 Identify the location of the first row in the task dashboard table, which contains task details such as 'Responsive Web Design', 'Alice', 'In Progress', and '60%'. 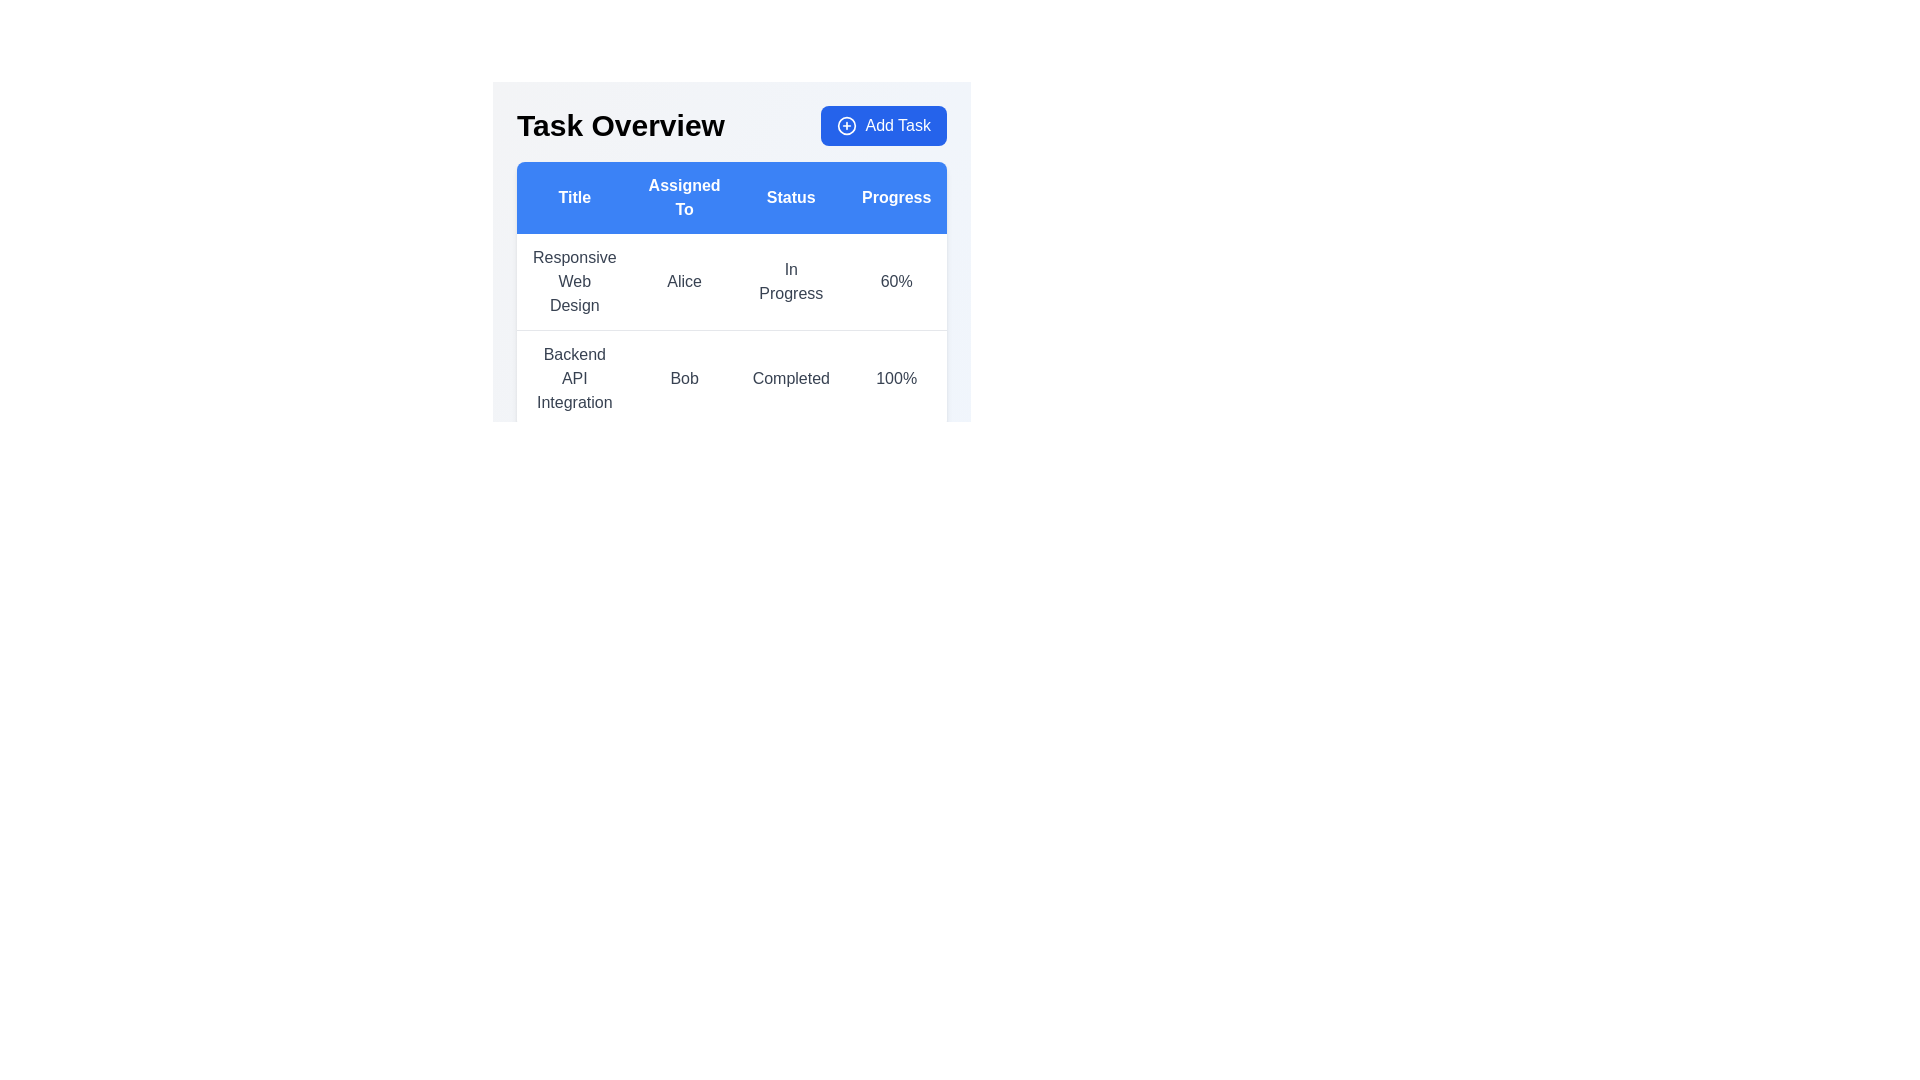
(791, 329).